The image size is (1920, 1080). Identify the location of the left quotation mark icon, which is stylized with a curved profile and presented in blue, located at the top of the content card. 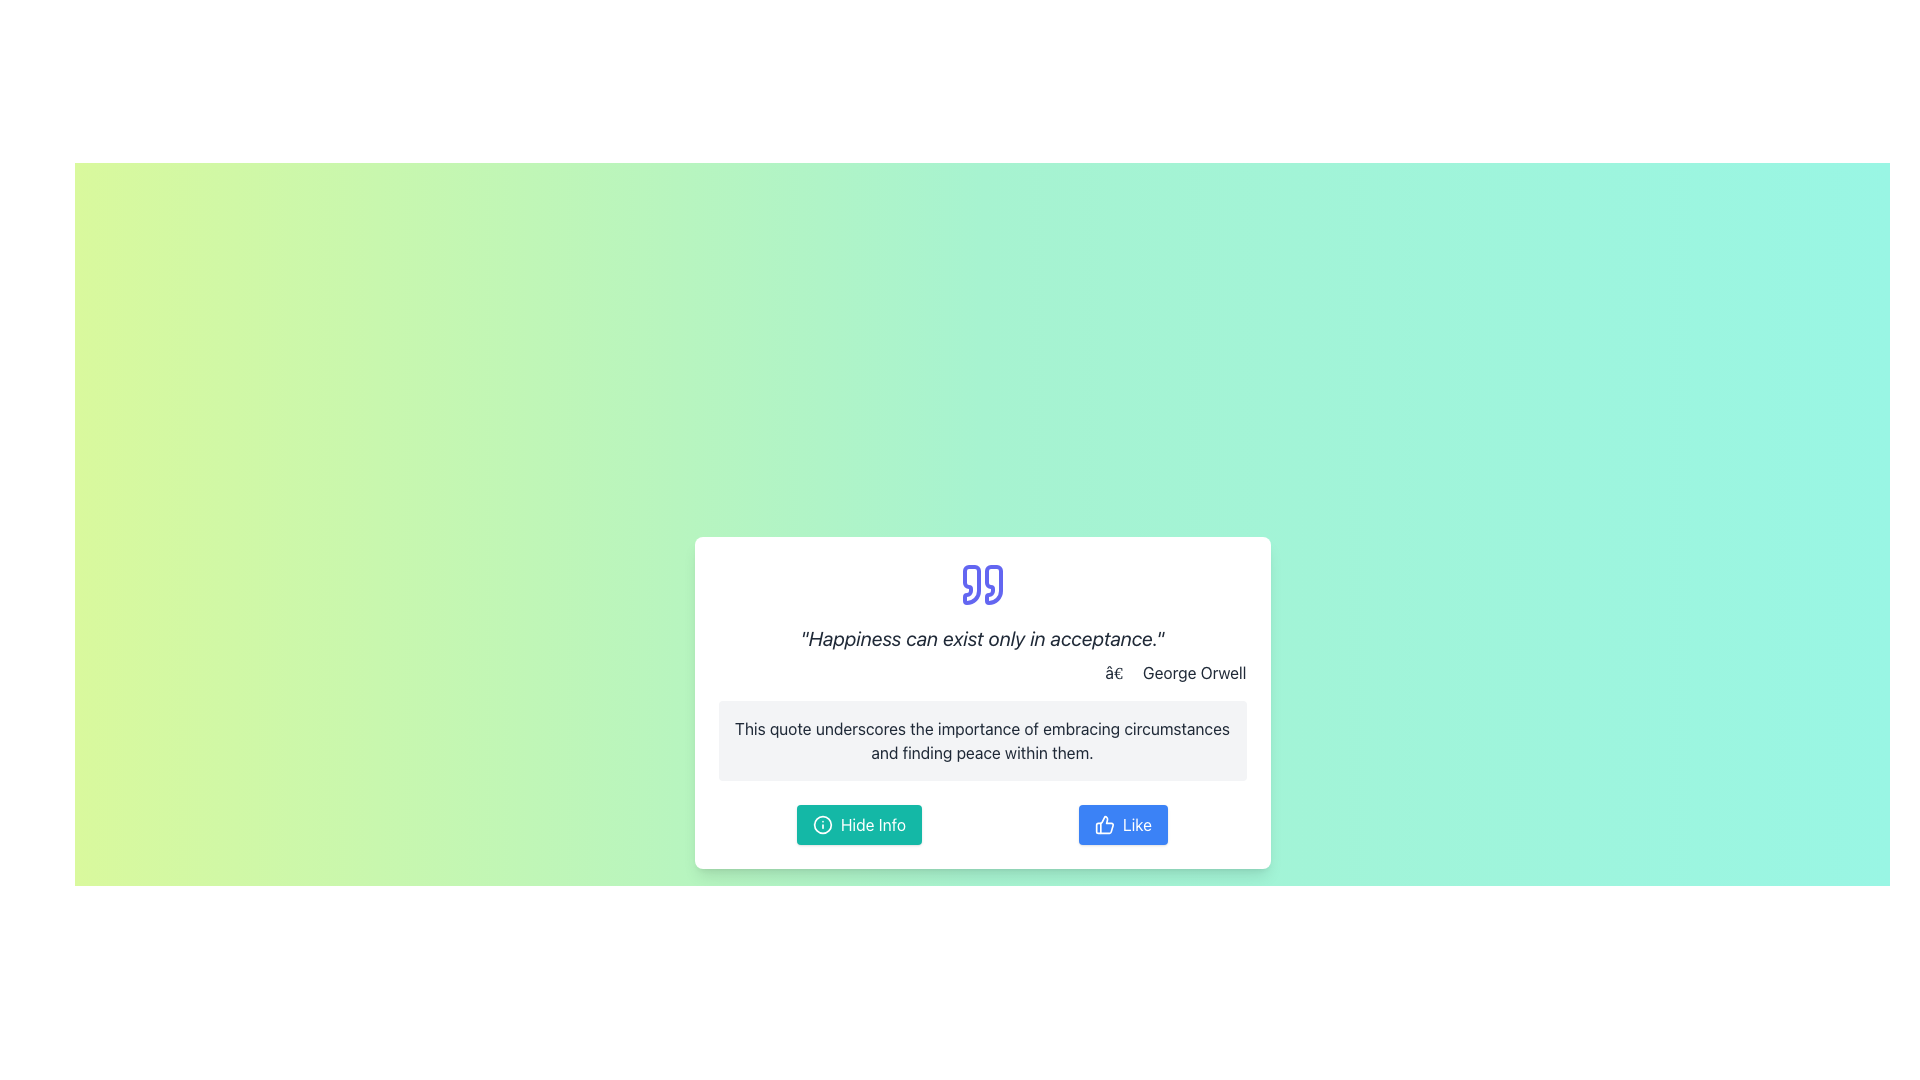
(971, 585).